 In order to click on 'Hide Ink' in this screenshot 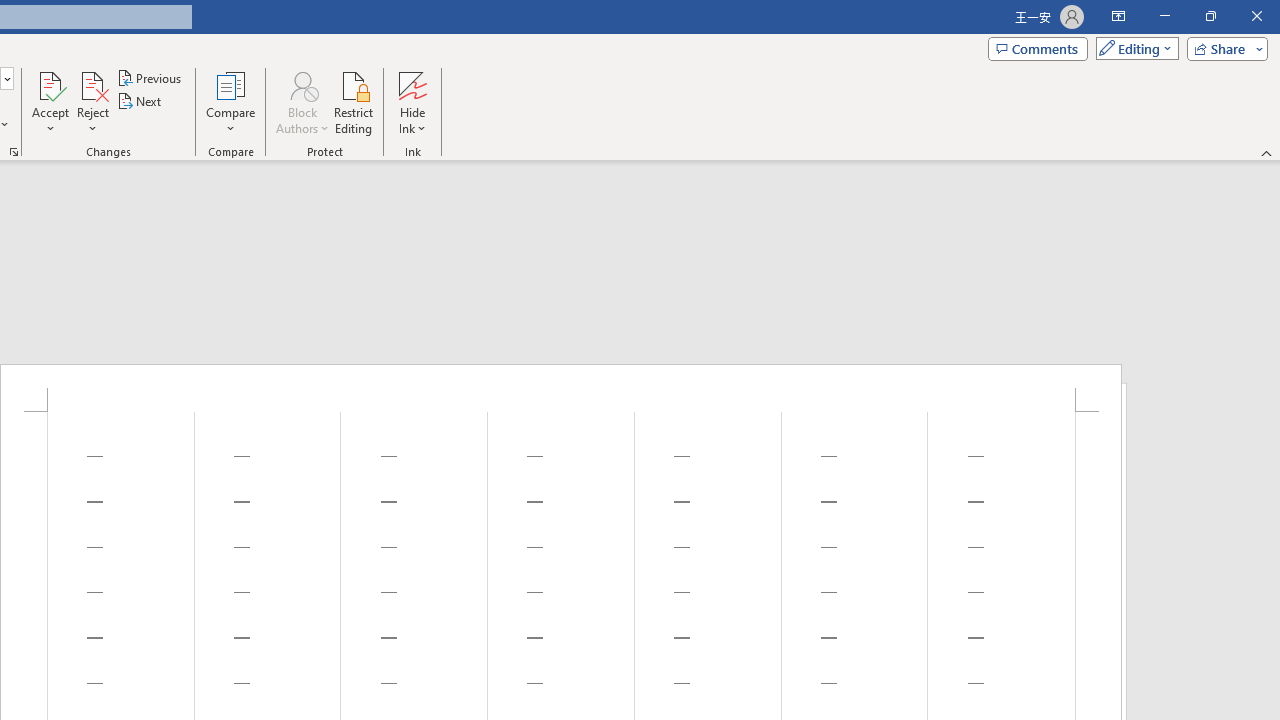, I will do `click(411, 84)`.